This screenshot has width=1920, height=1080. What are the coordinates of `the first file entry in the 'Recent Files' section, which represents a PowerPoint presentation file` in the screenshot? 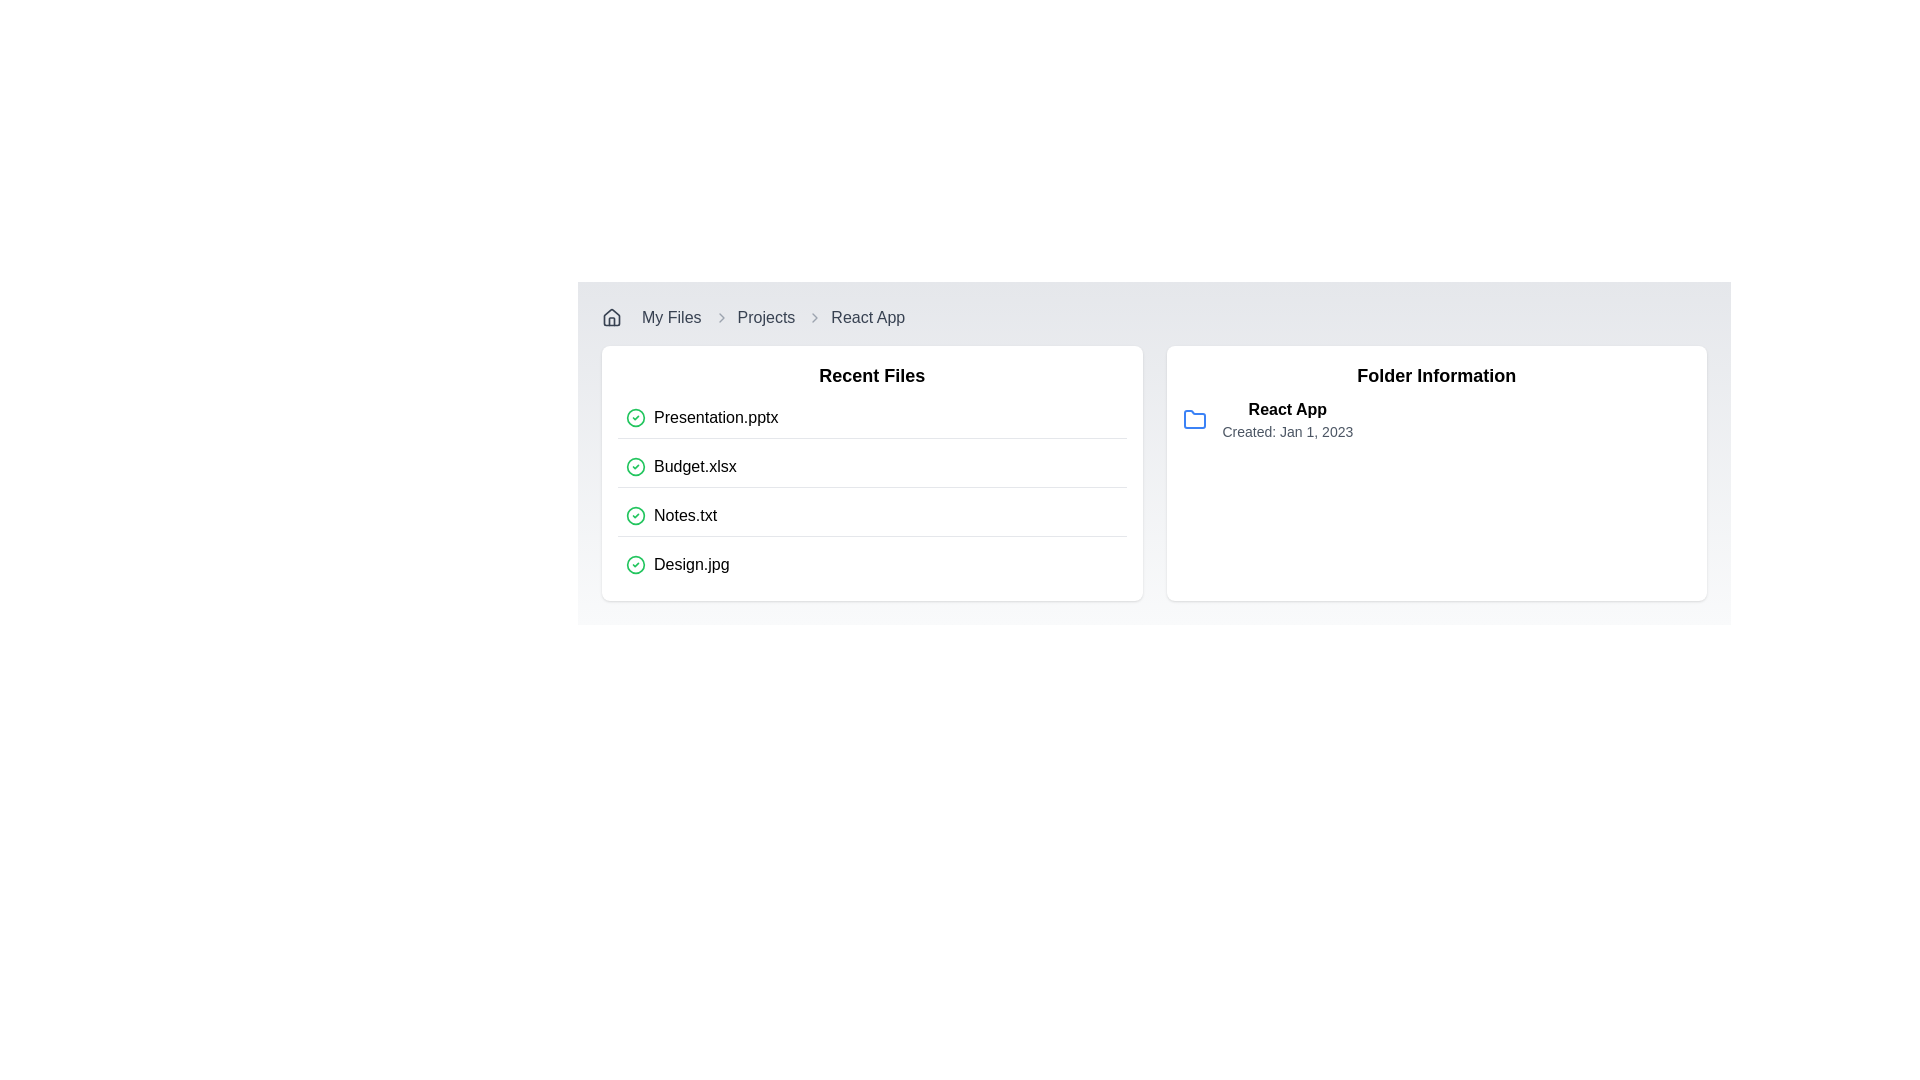 It's located at (872, 417).